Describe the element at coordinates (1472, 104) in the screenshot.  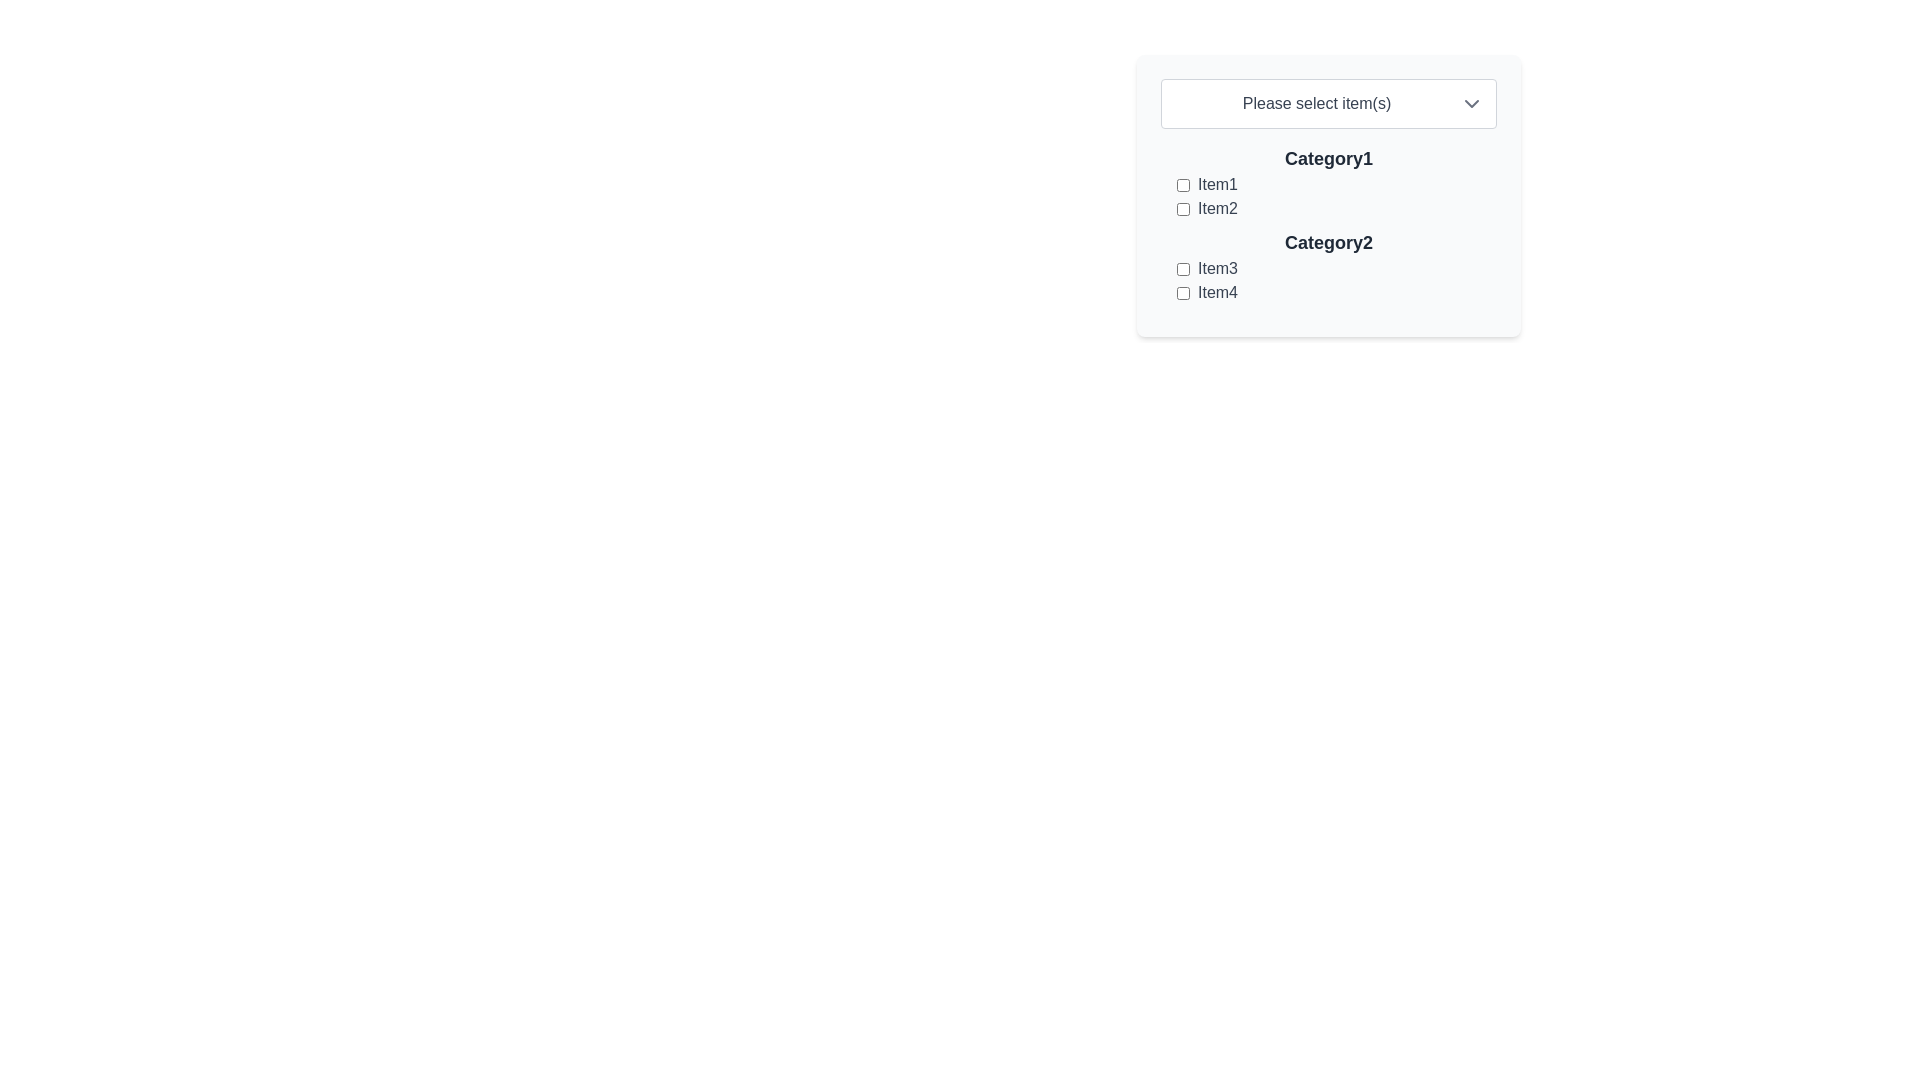
I see `the chevron icon located in the top-right corner of the dropdown area labeled 'Please select item(s).'` at that location.